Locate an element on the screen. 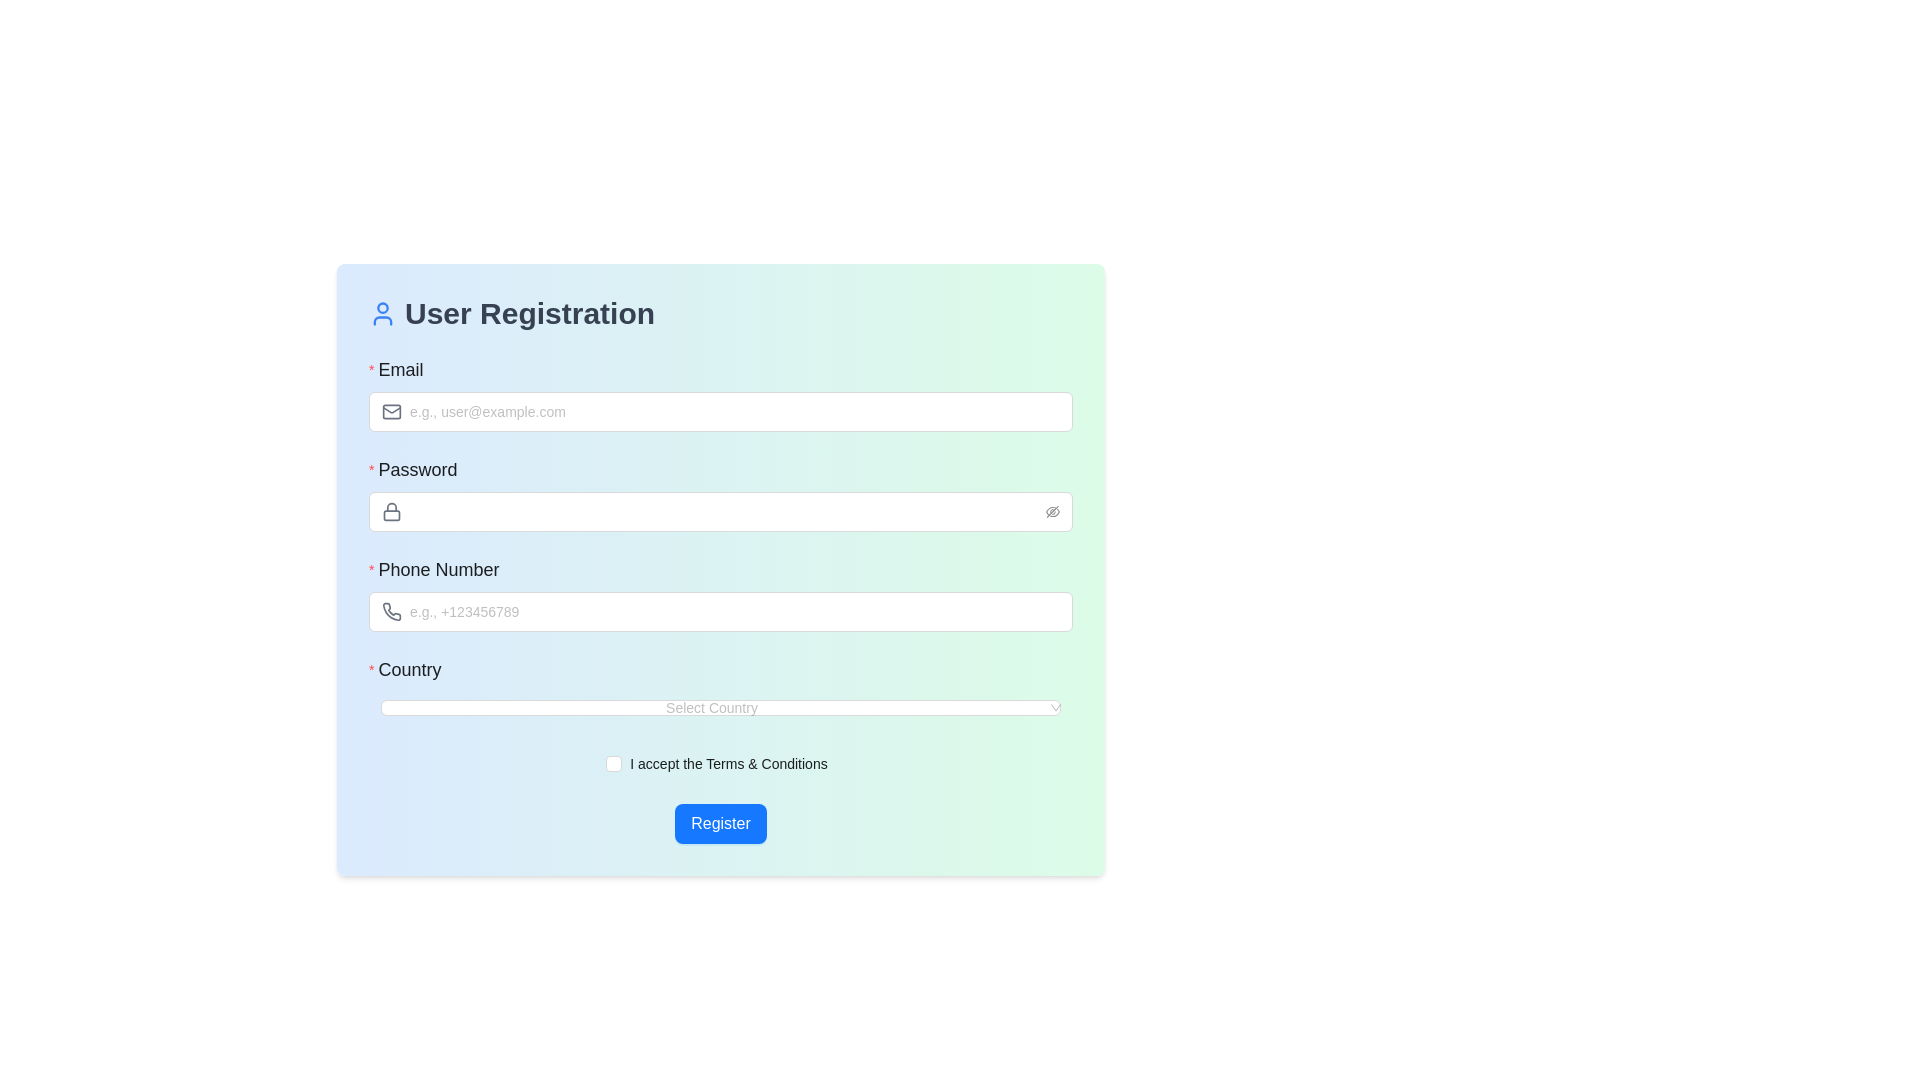 This screenshot has width=1920, height=1080. the static text label displaying 'Phone Number', which is centrally located above the phone number input field in the registration form is located at coordinates (437, 570).